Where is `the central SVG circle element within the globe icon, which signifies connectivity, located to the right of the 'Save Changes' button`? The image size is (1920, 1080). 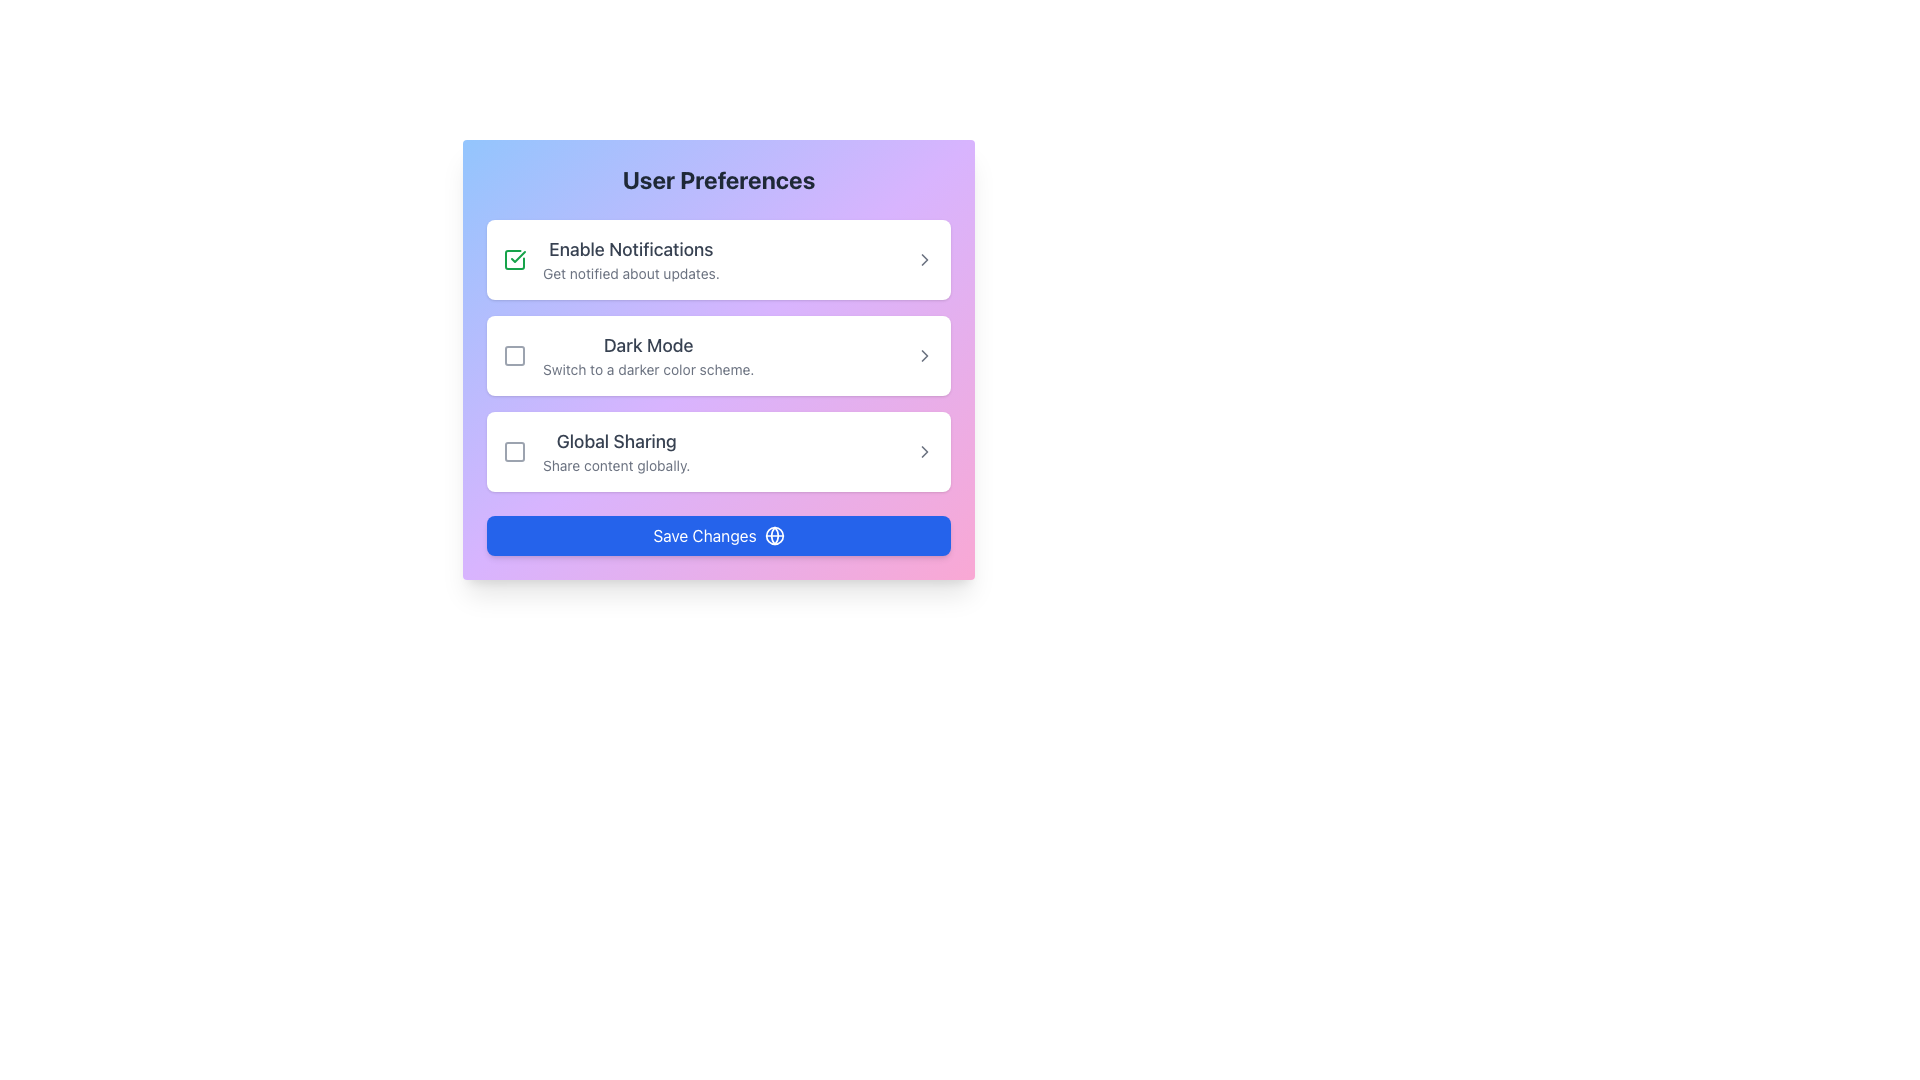 the central SVG circle element within the globe icon, which signifies connectivity, located to the right of the 'Save Changes' button is located at coordinates (773, 535).